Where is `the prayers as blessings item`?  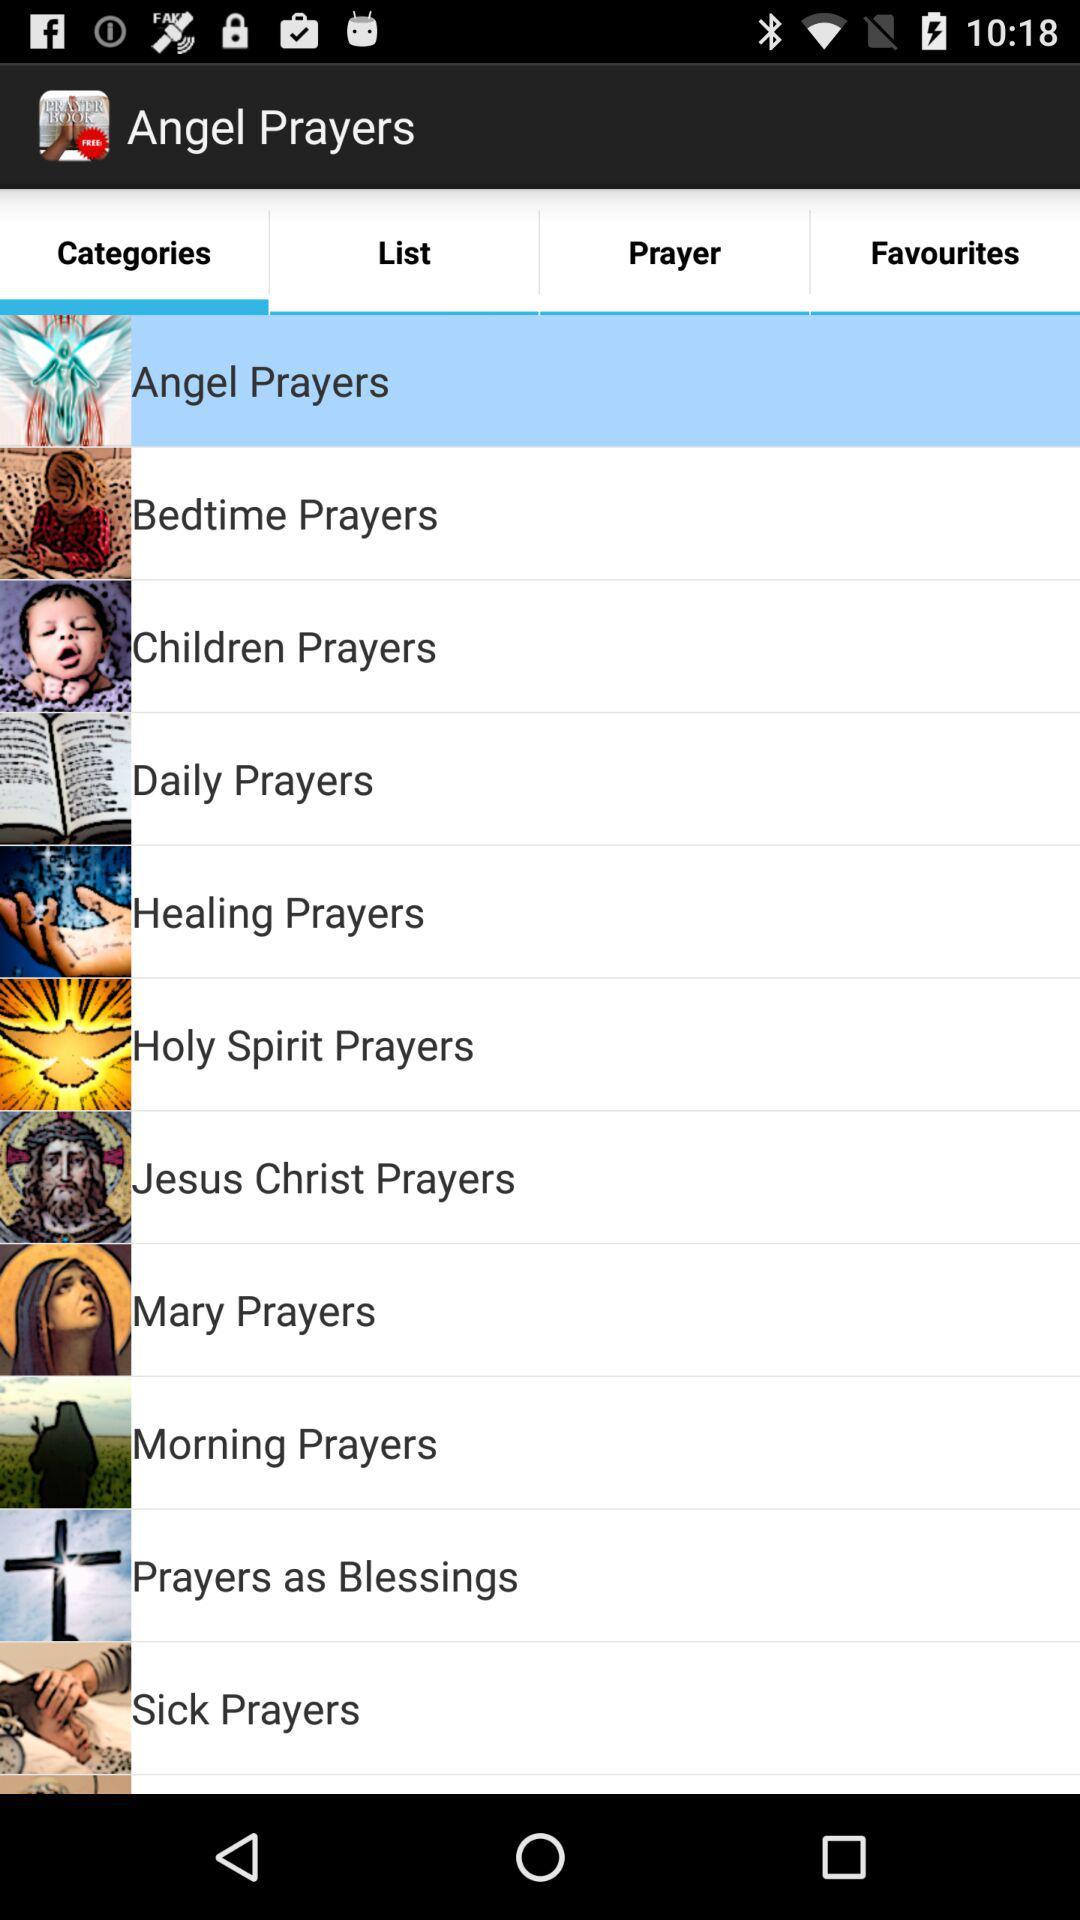 the prayers as blessings item is located at coordinates (324, 1573).